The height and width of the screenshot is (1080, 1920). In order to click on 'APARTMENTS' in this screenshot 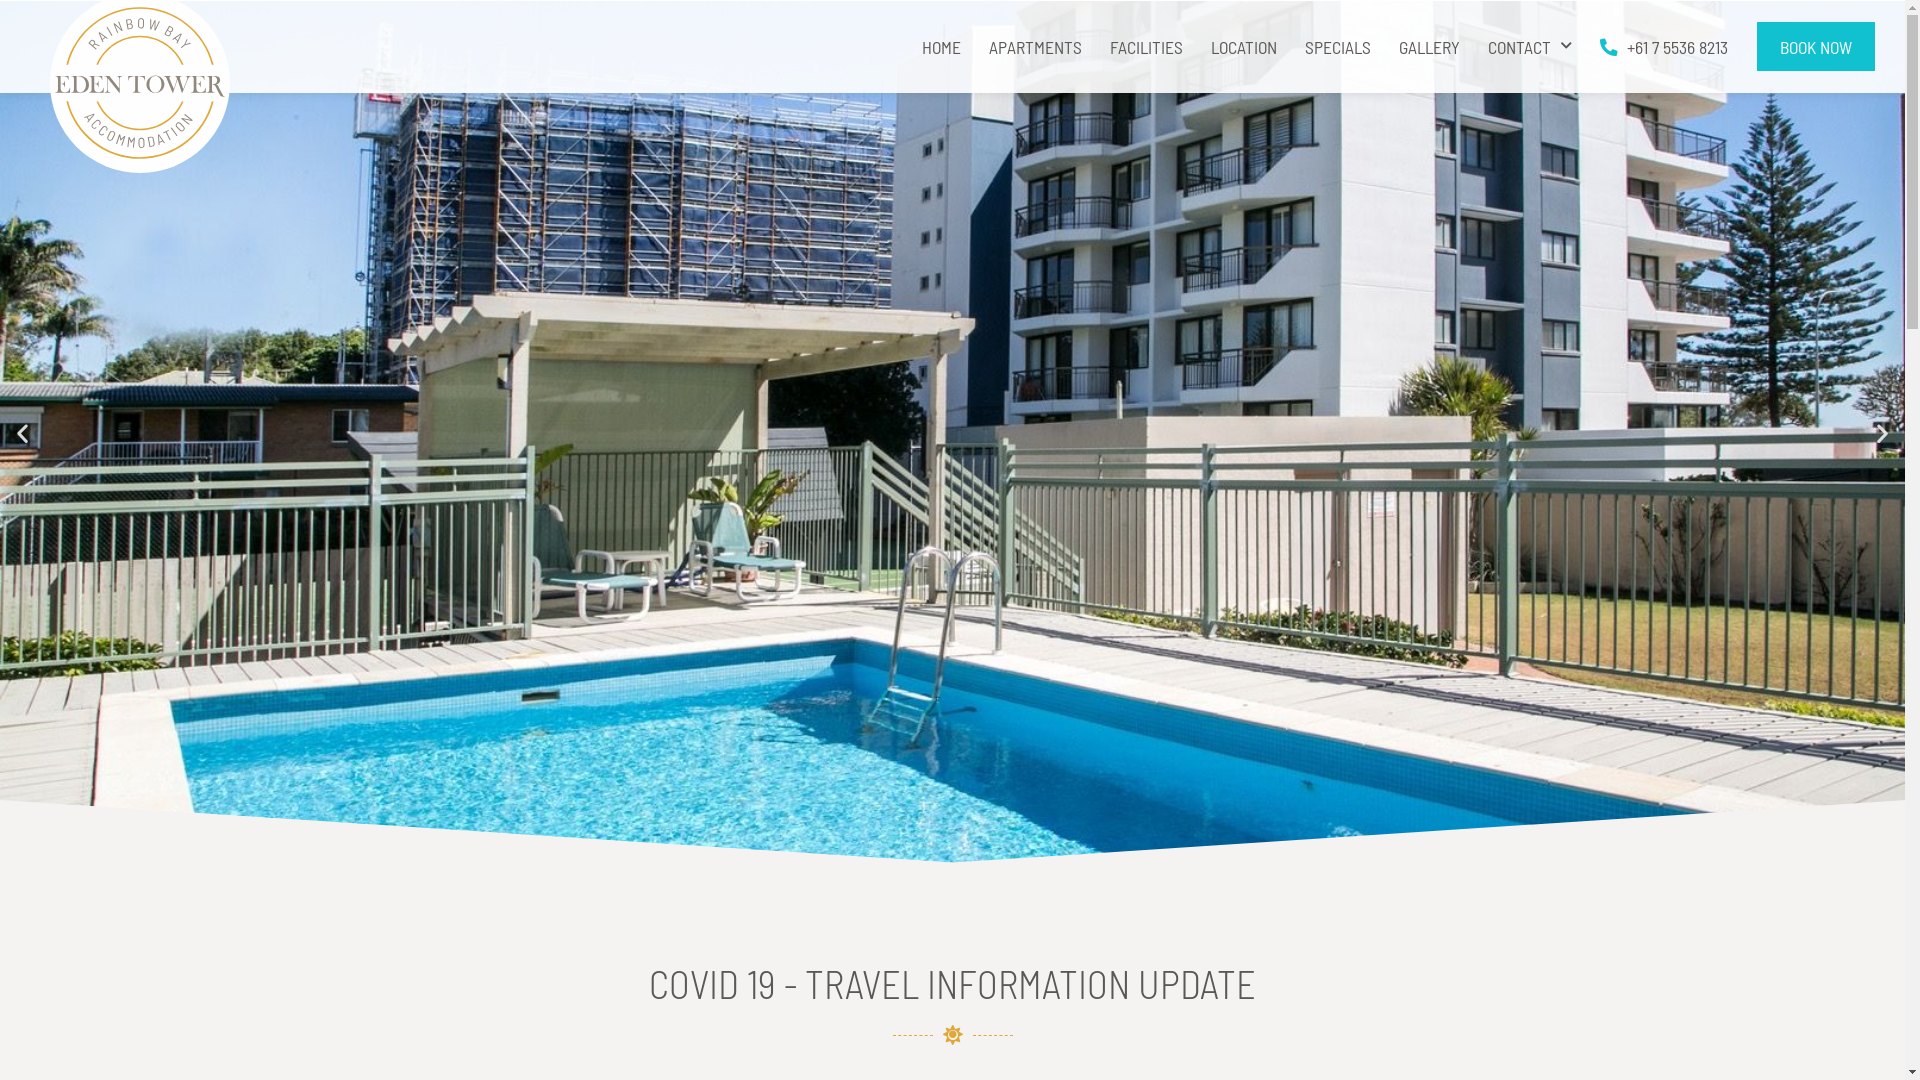, I will do `click(1035, 45)`.